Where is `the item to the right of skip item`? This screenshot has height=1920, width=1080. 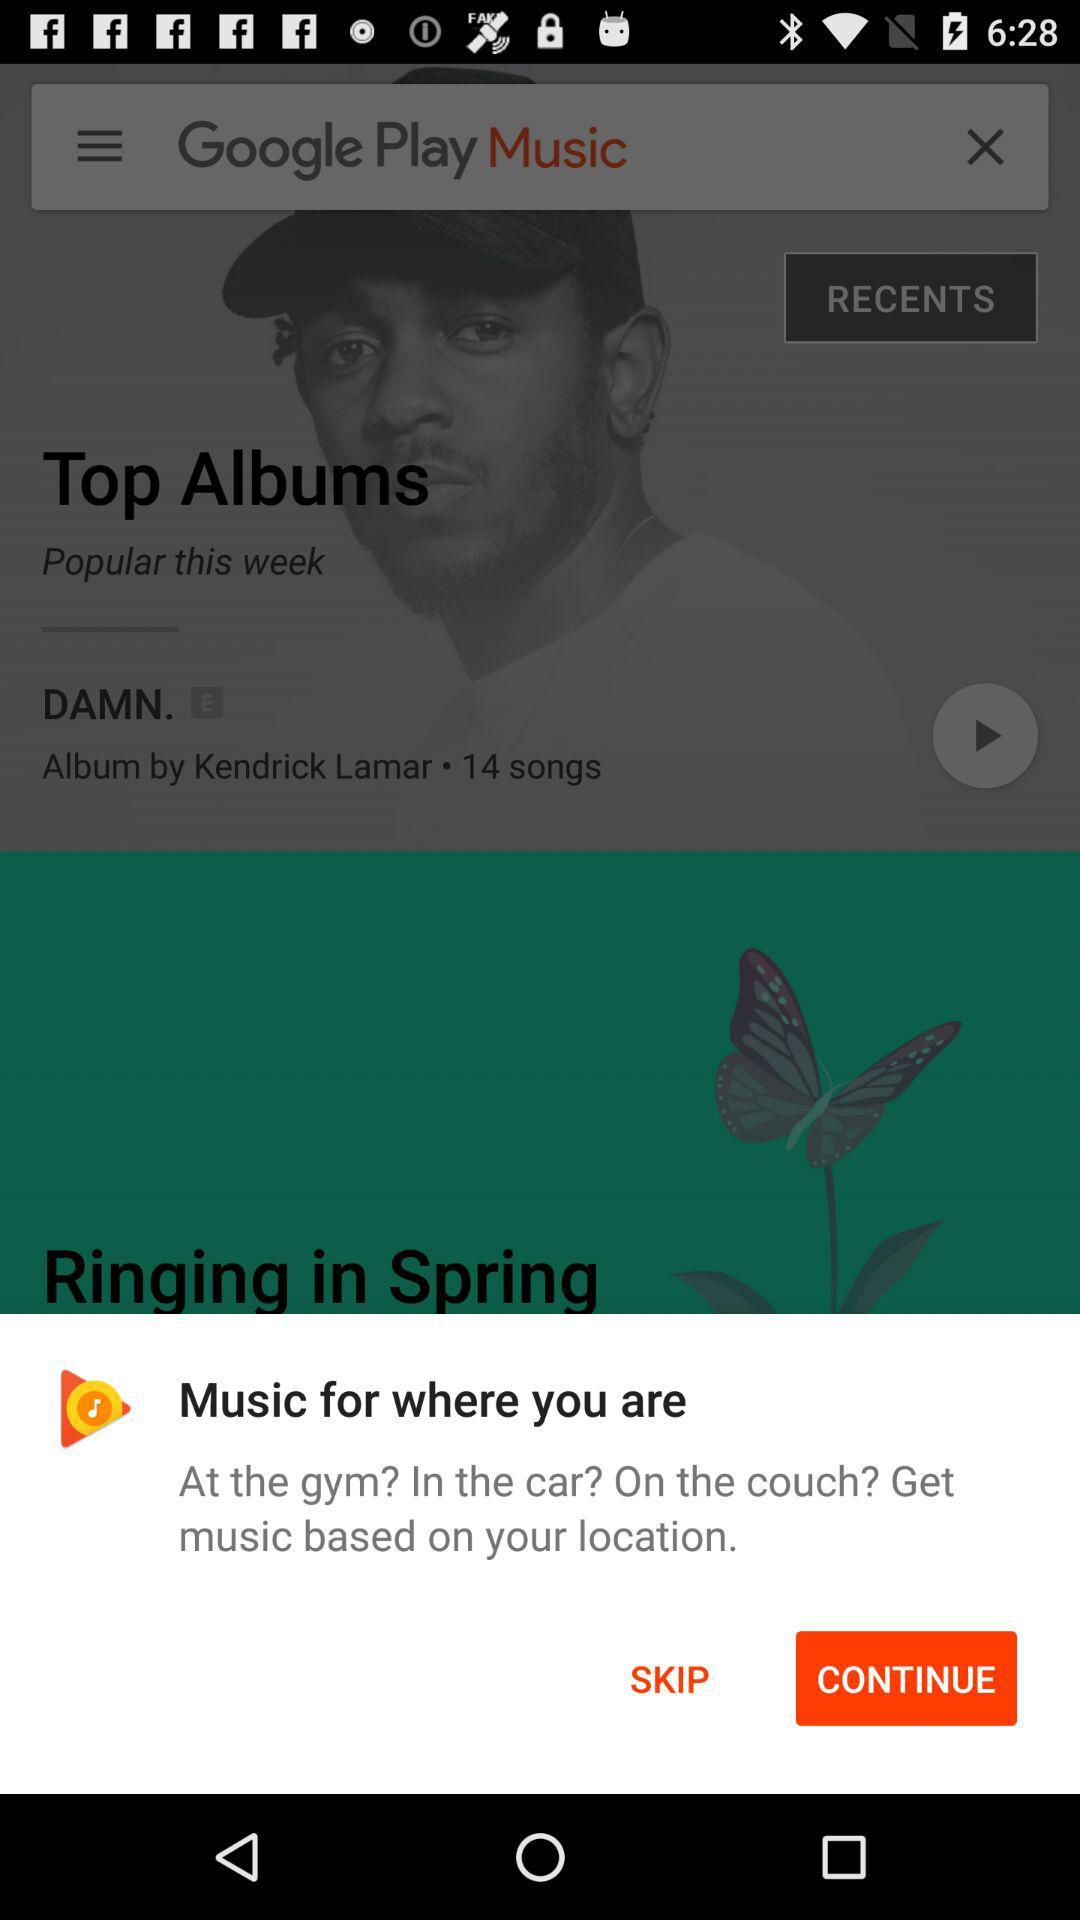
the item to the right of skip item is located at coordinates (906, 1678).